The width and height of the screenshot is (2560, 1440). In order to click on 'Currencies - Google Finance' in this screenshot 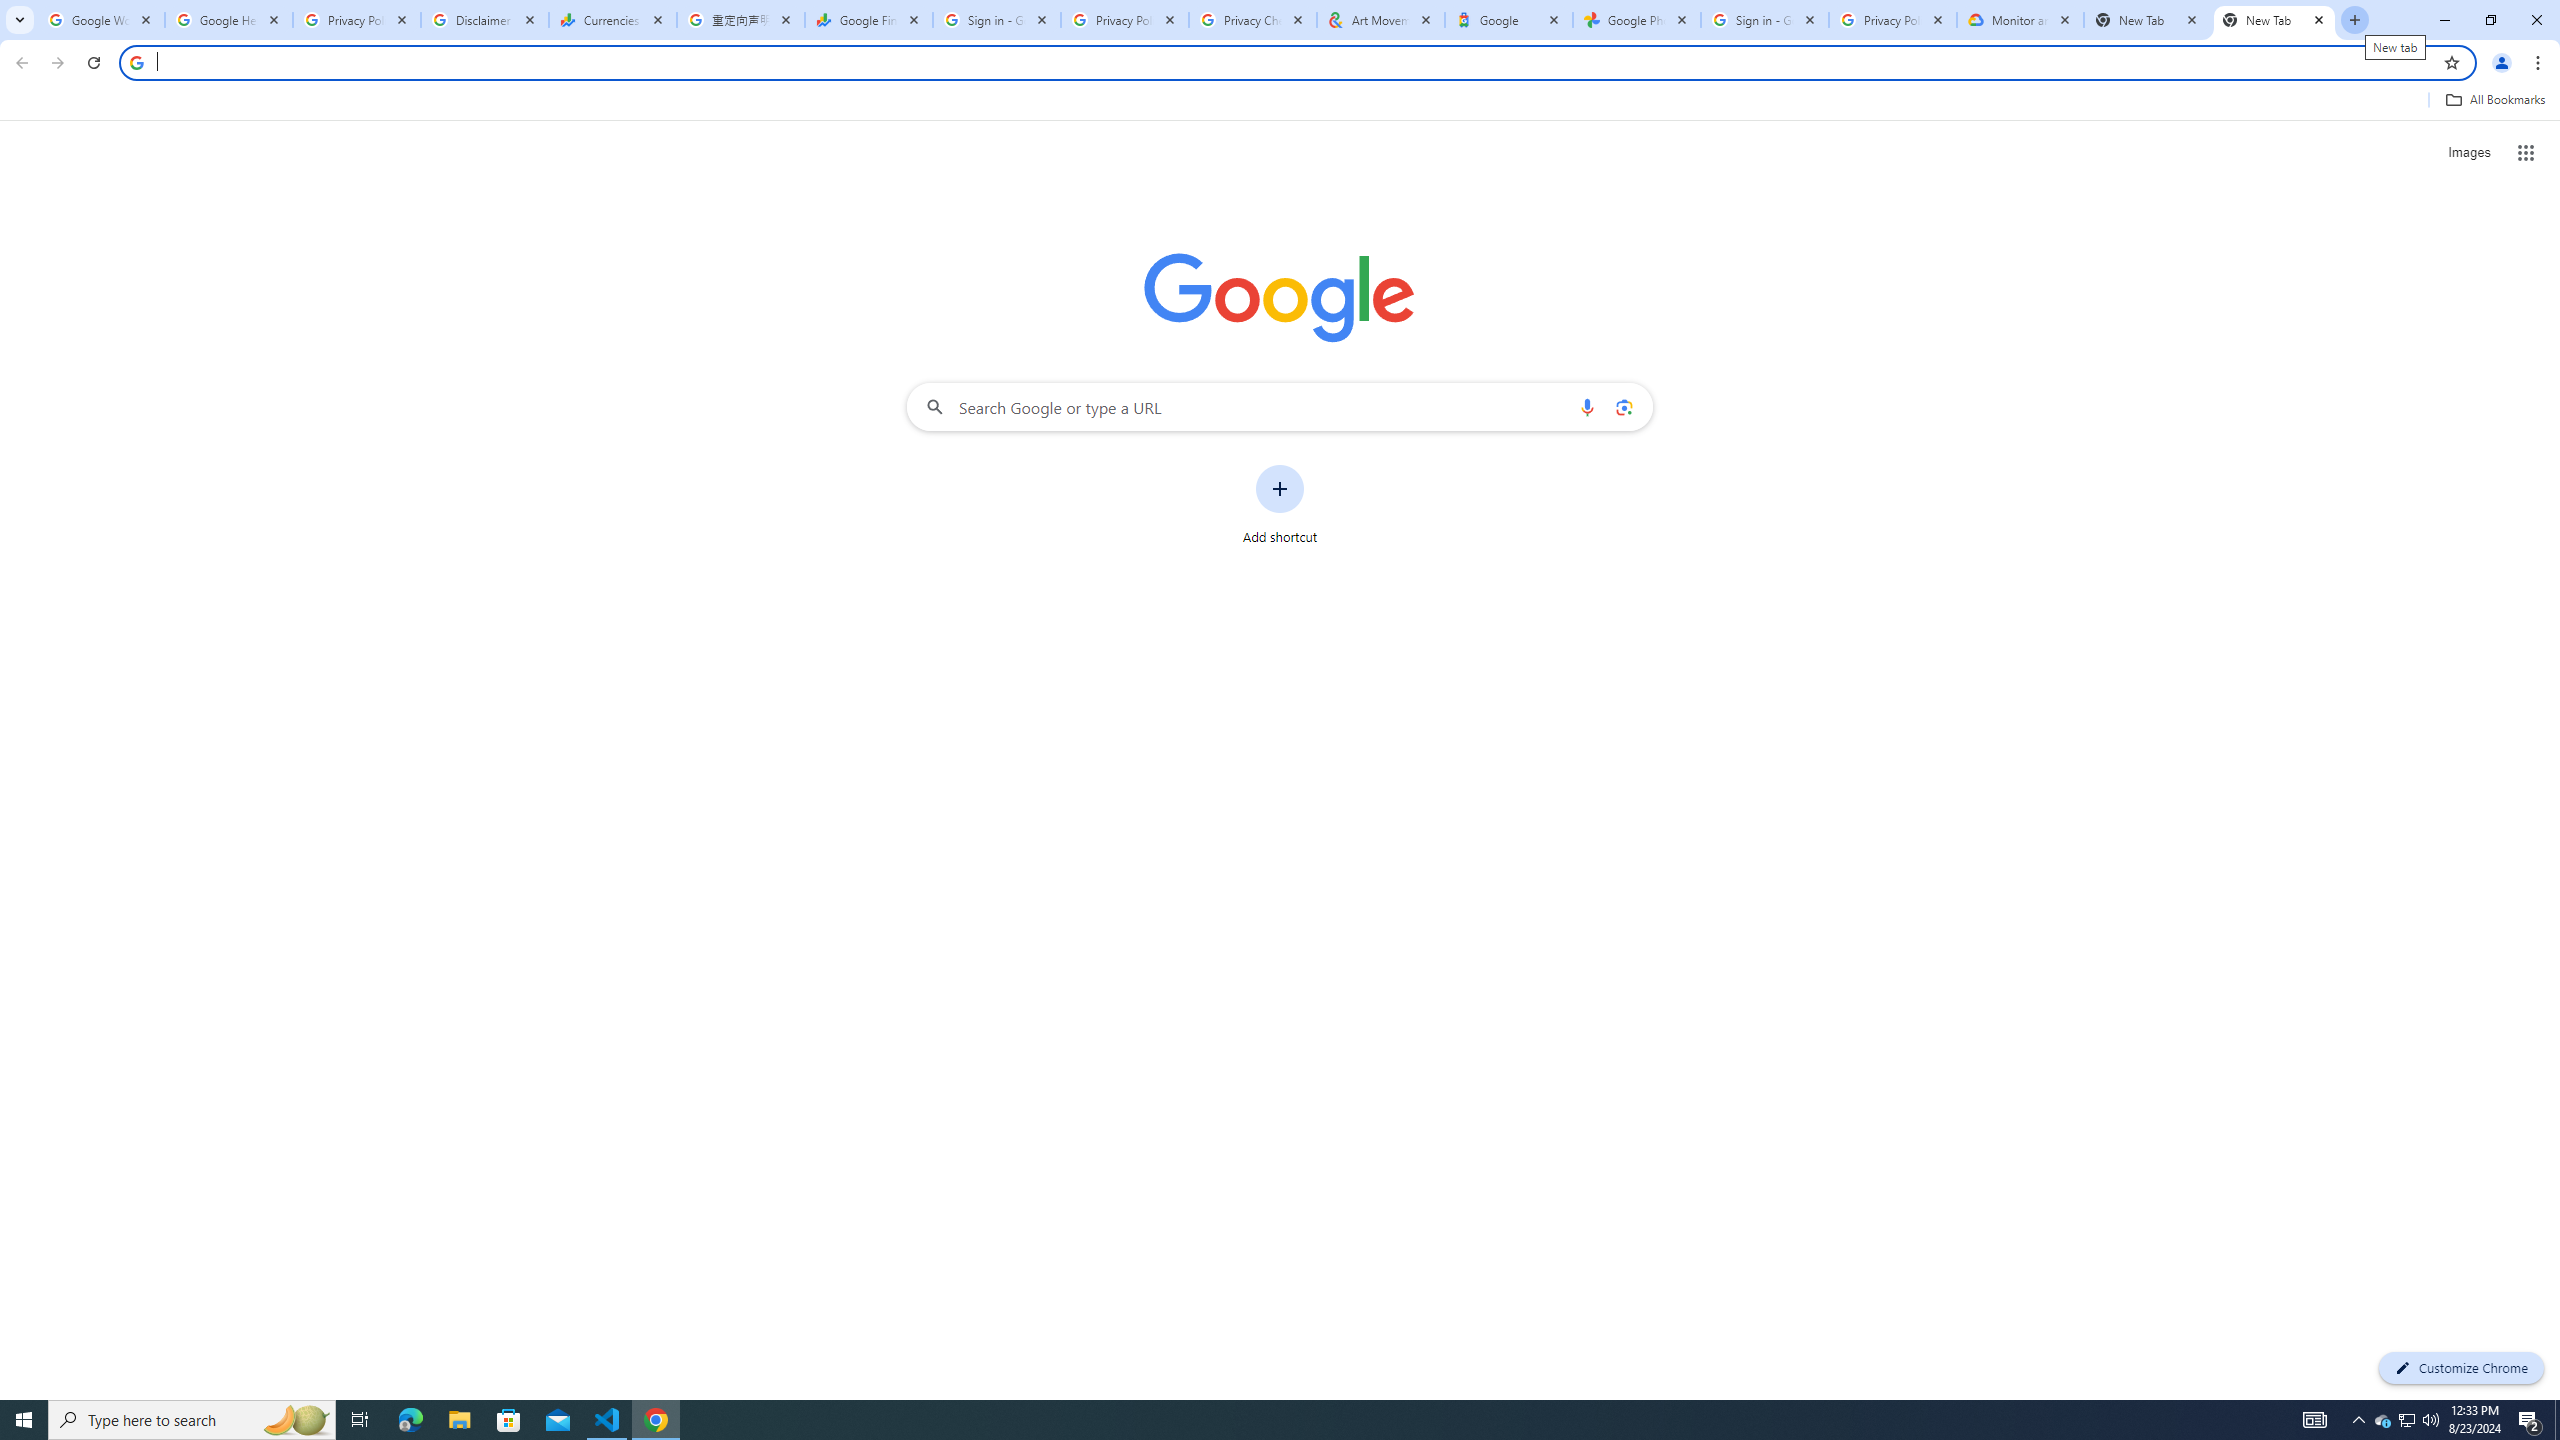, I will do `click(612, 19)`.